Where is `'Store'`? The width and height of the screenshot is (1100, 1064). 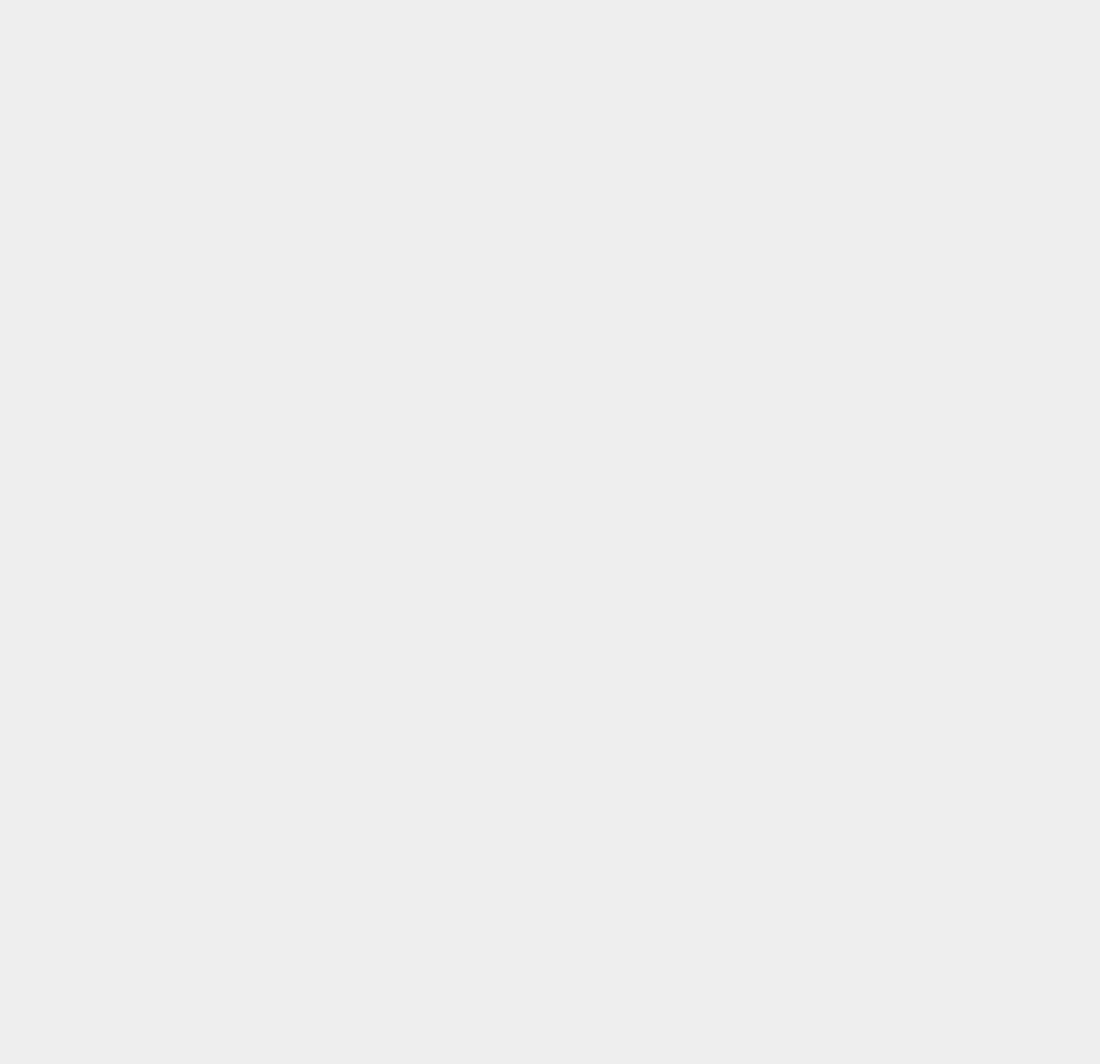
'Store' is located at coordinates (794, 106).